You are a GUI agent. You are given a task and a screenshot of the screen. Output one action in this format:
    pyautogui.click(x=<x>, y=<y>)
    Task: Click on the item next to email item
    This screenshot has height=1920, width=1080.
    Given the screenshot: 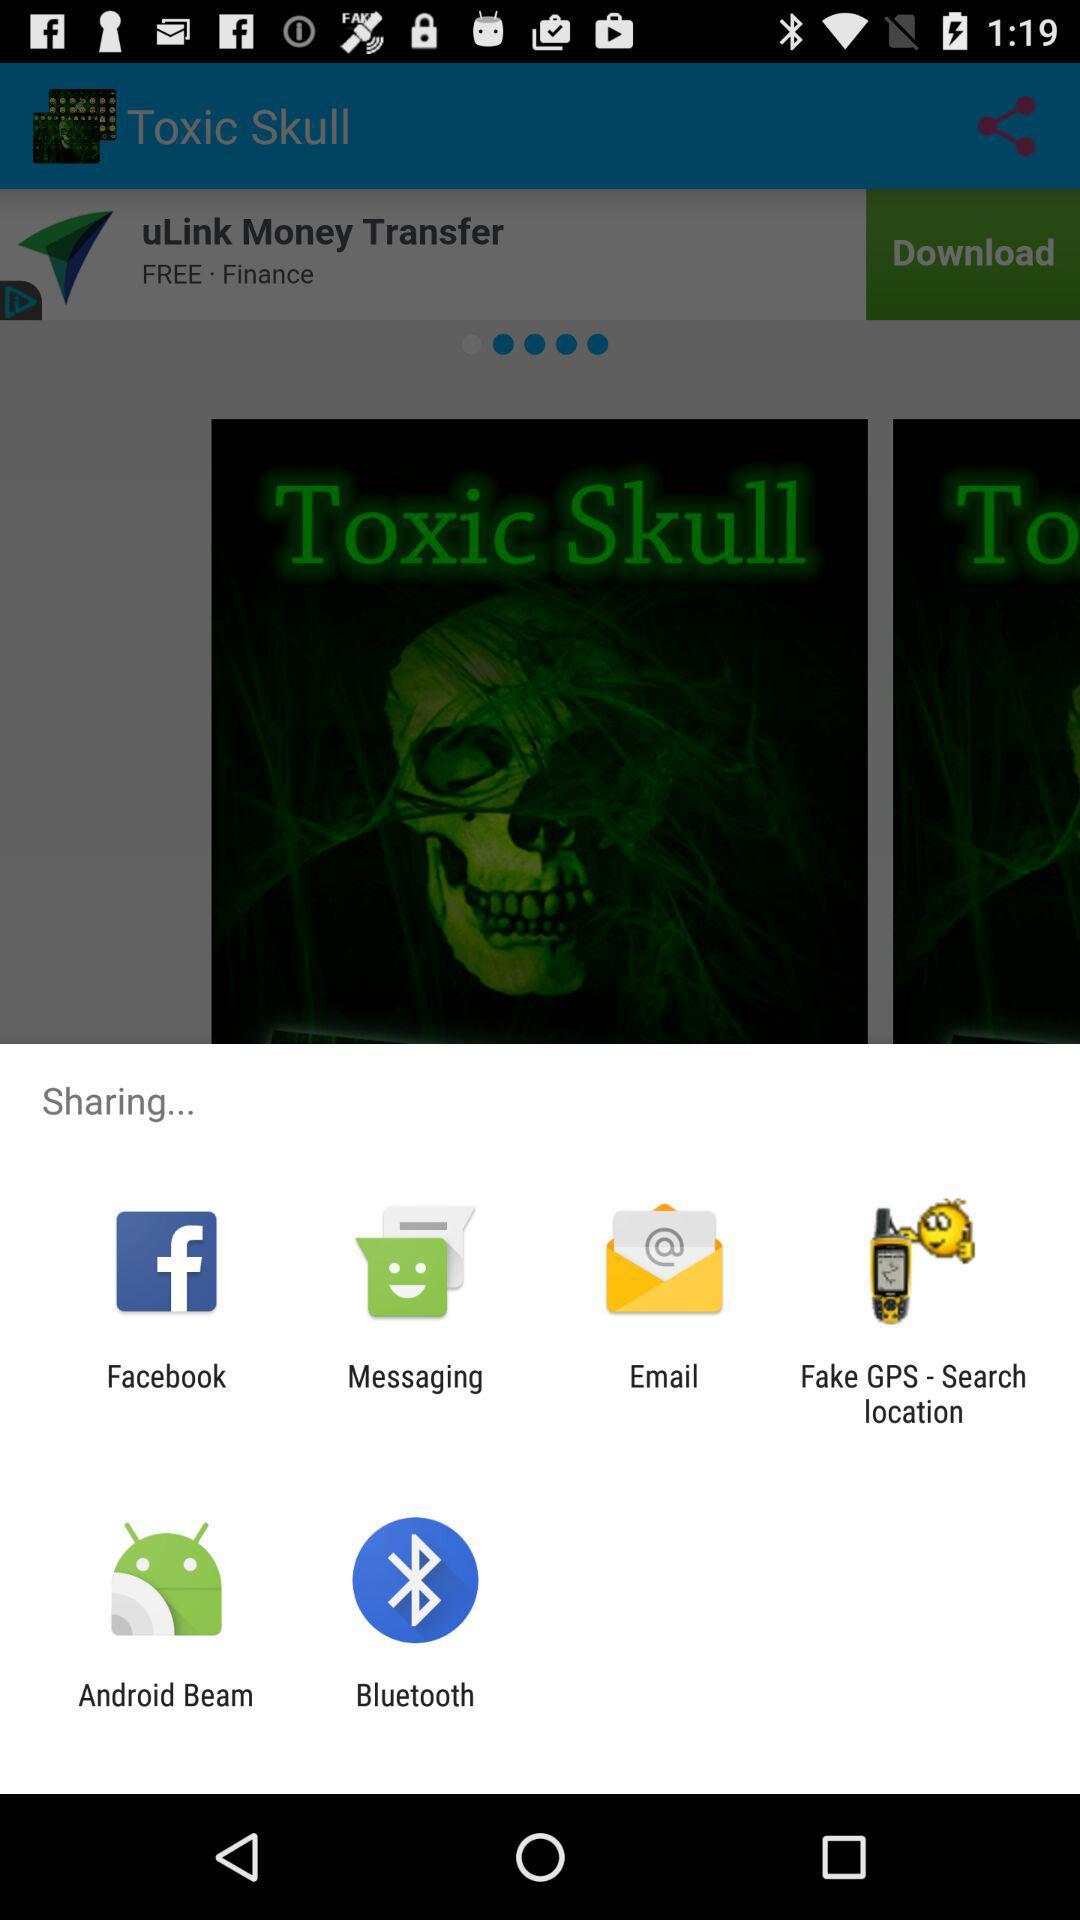 What is the action you would take?
    pyautogui.click(x=414, y=1392)
    